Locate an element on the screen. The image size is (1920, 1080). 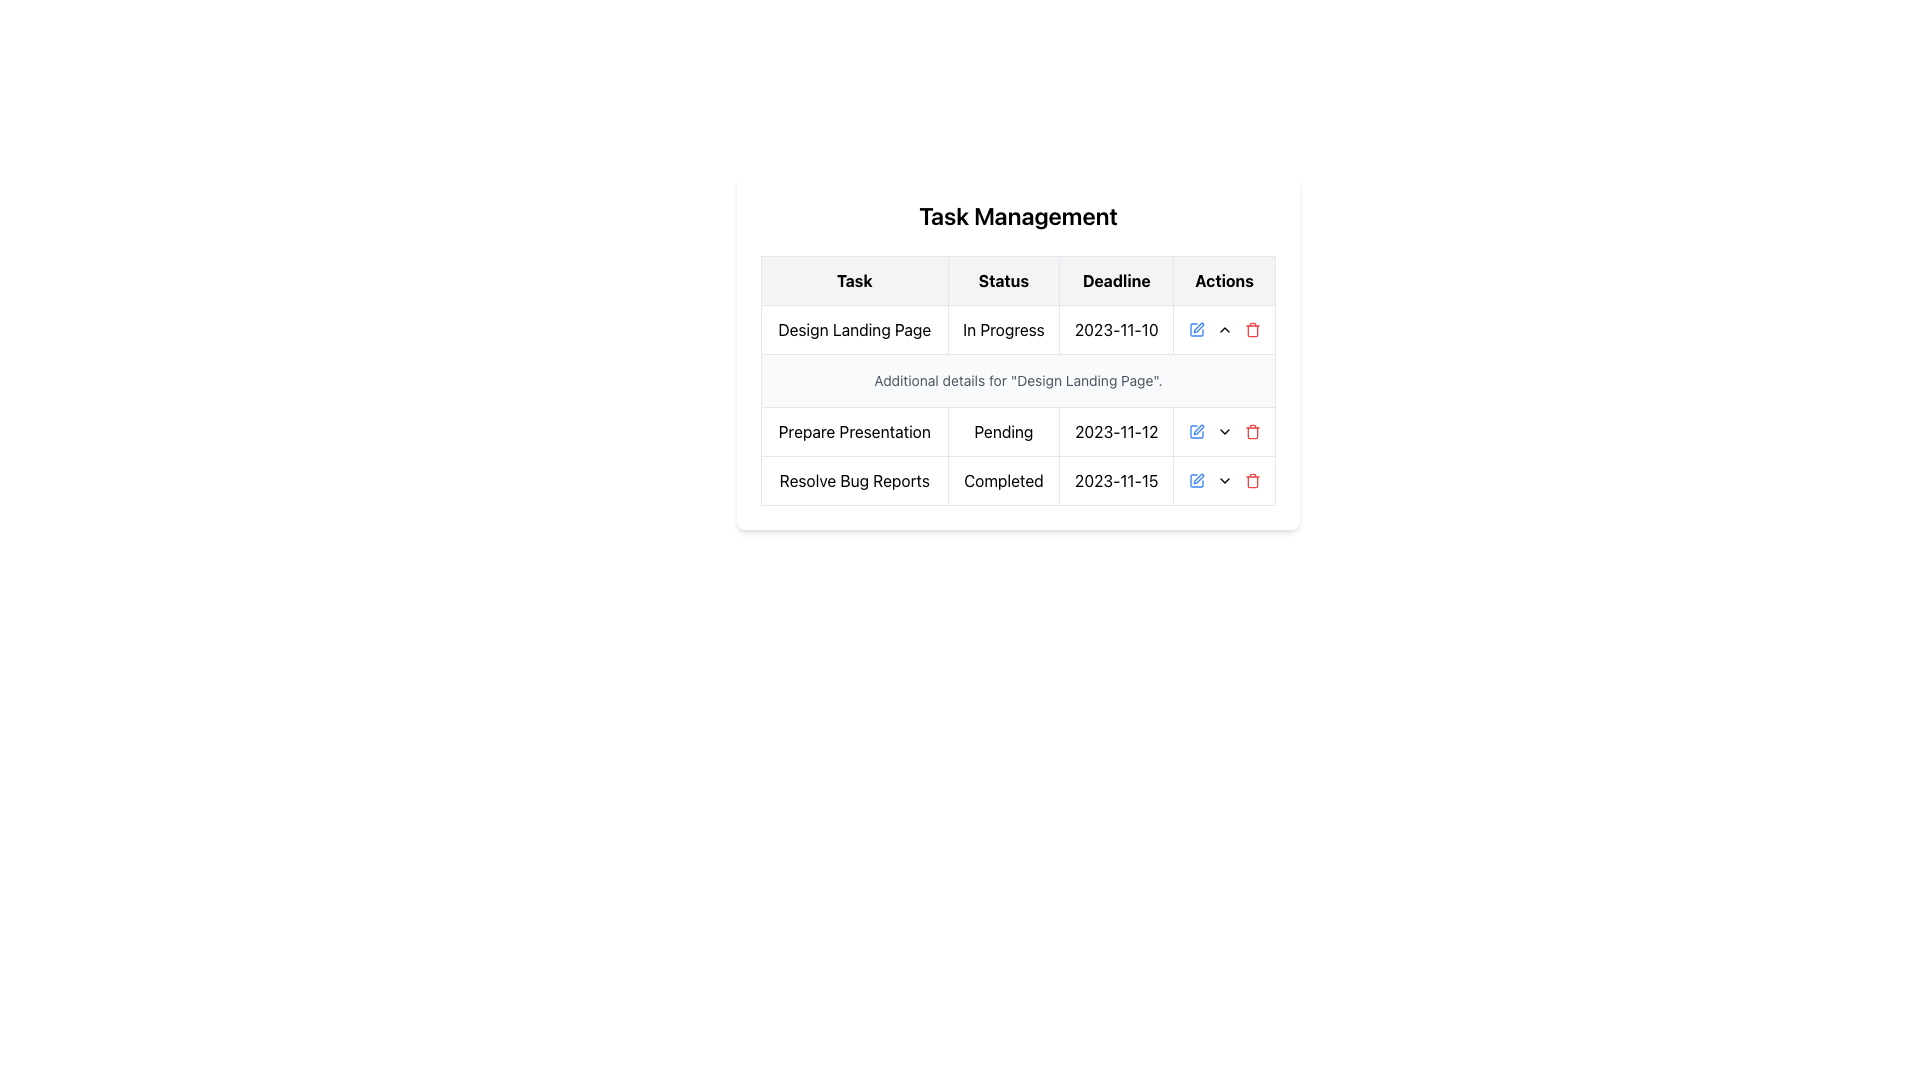
the task entry row displaying 'Resolve Bug Reports', which includes its completion status 'Completed', deadline '2023-11-15', and action icons for editing, completing, or deleting the task is located at coordinates (1018, 481).